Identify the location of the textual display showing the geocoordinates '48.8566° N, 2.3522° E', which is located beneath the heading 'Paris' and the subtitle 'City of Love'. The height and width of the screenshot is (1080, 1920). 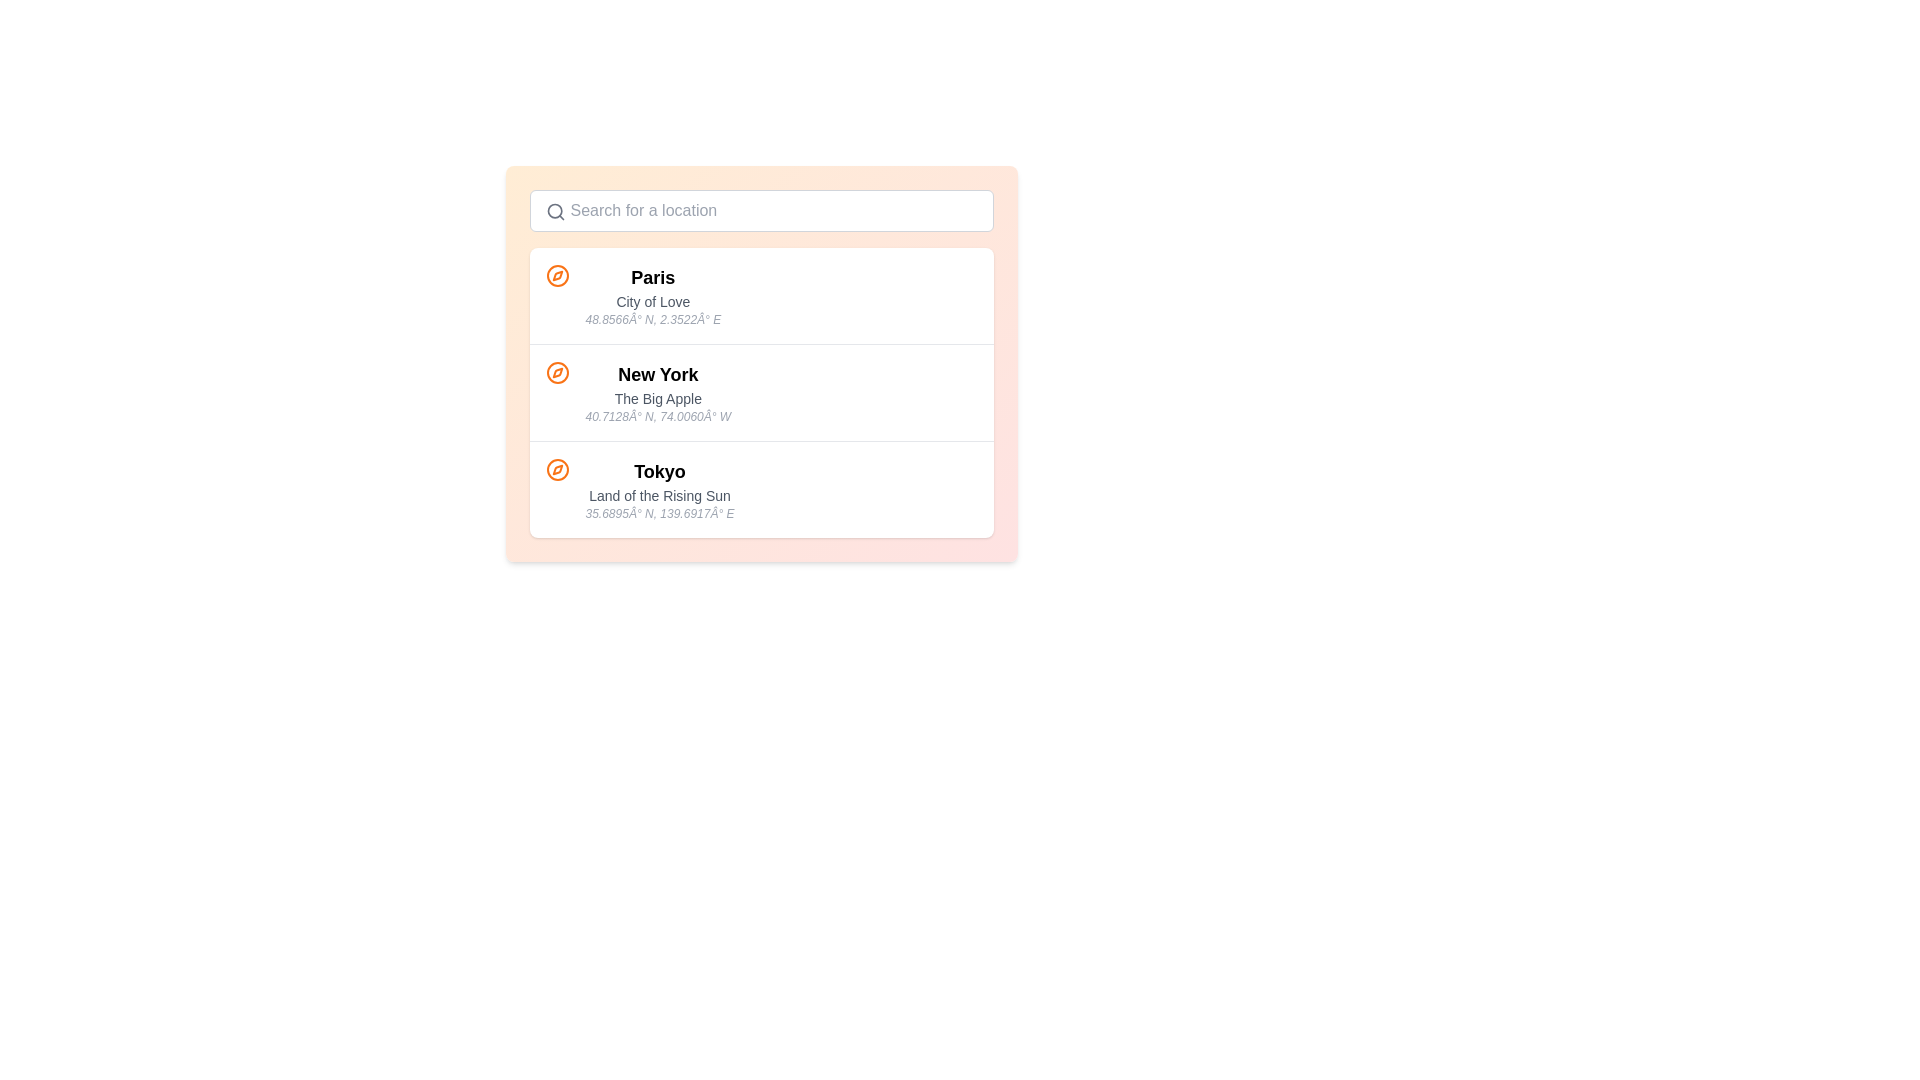
(653, 319).